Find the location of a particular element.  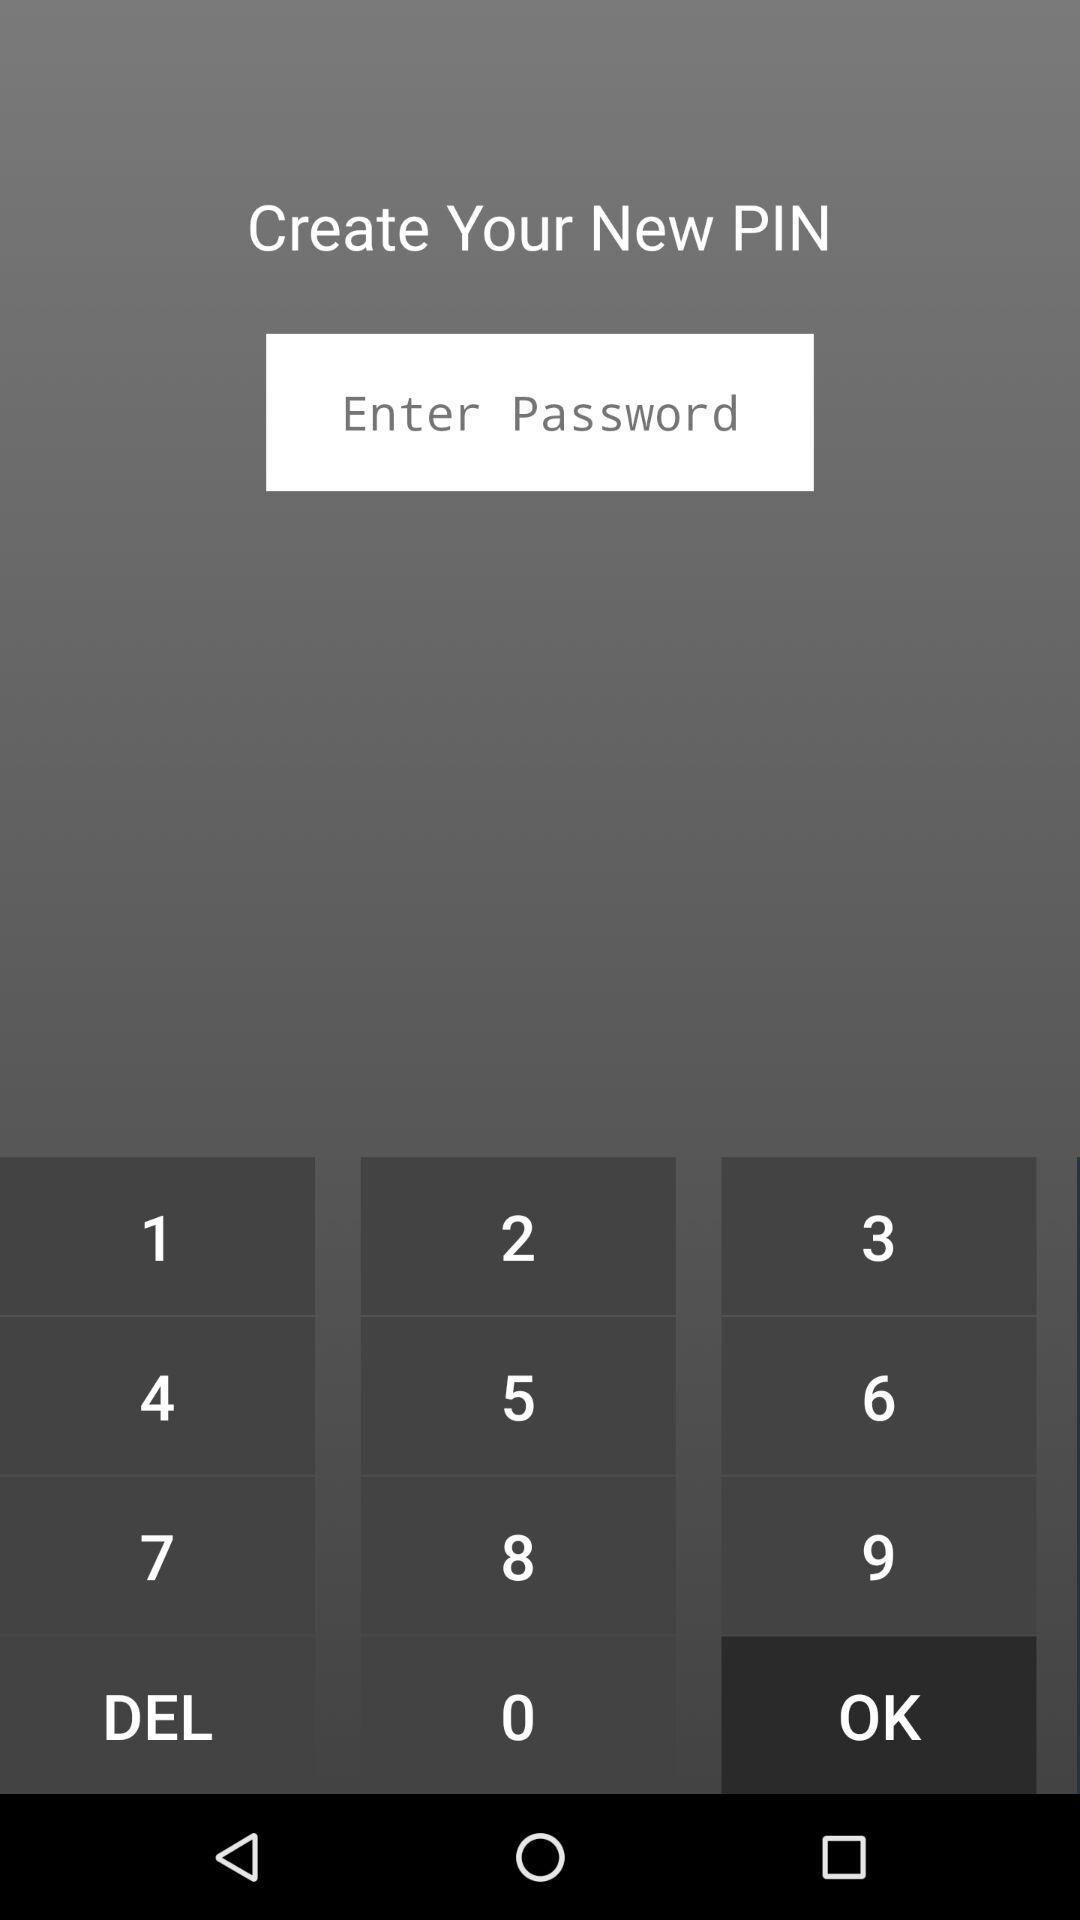

the icon above 8 item is located at coordinates (517, 1394).